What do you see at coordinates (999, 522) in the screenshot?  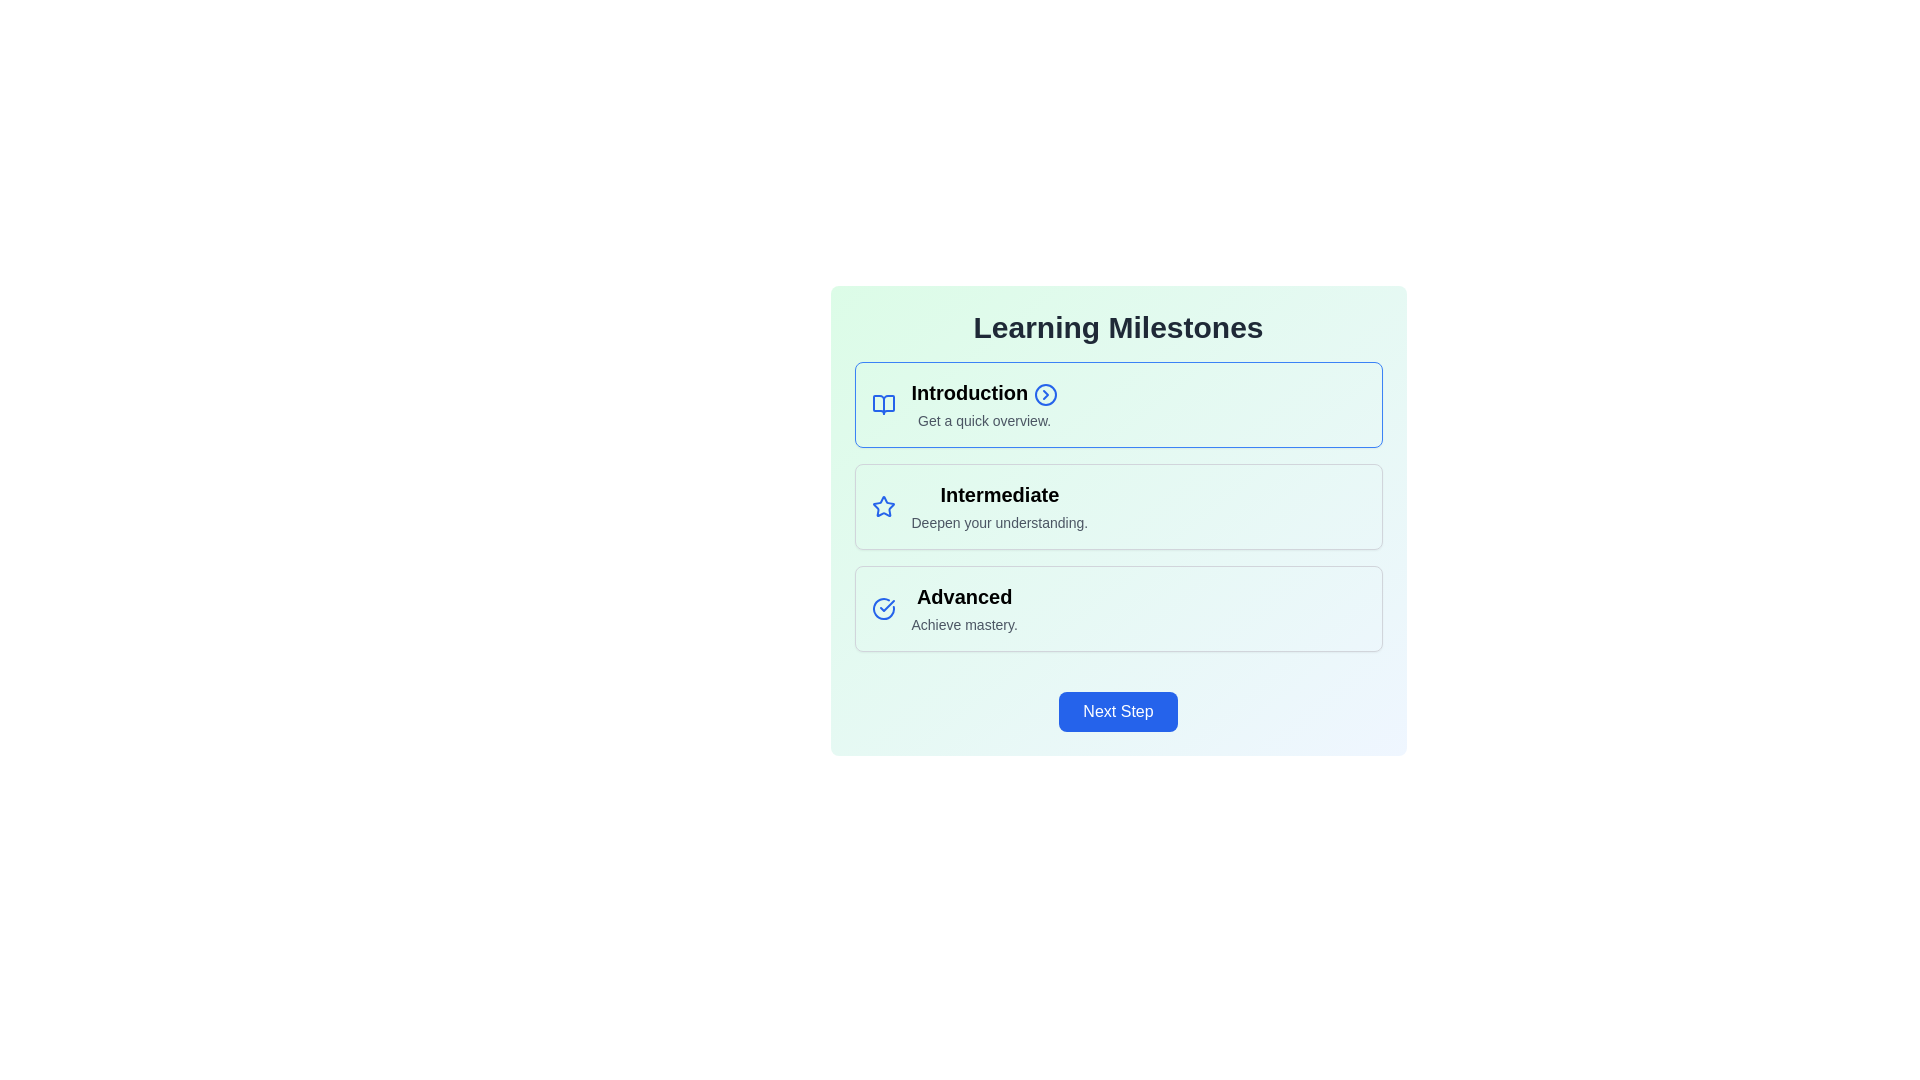 I see `the descriptive label located beneath the 'Intermediate' heading in the Learning Milestones section, as it may contain interactive elements` at bounding box center [999, 522].